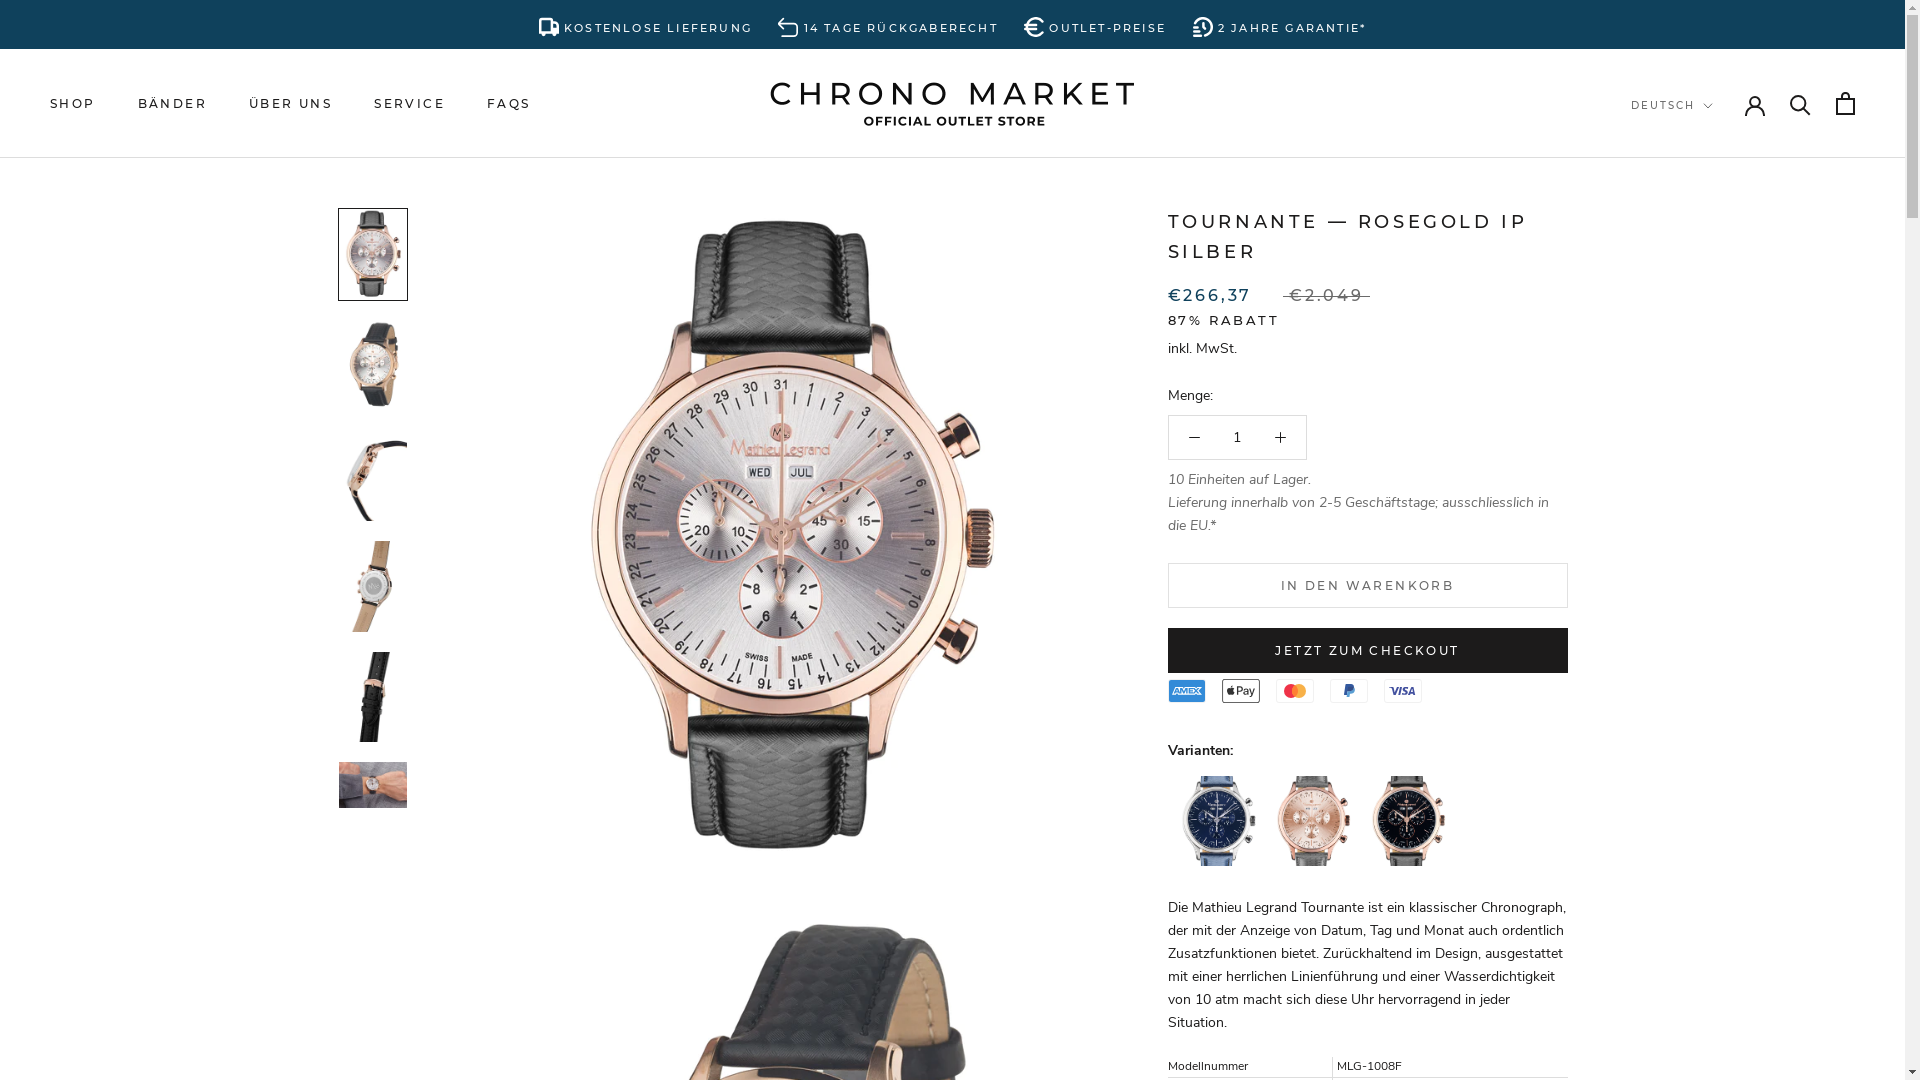  Describe the element at coordinates (1367, 650) in the screenshot. I see `'JETZT ZUM CHECKOUT'` at that location.